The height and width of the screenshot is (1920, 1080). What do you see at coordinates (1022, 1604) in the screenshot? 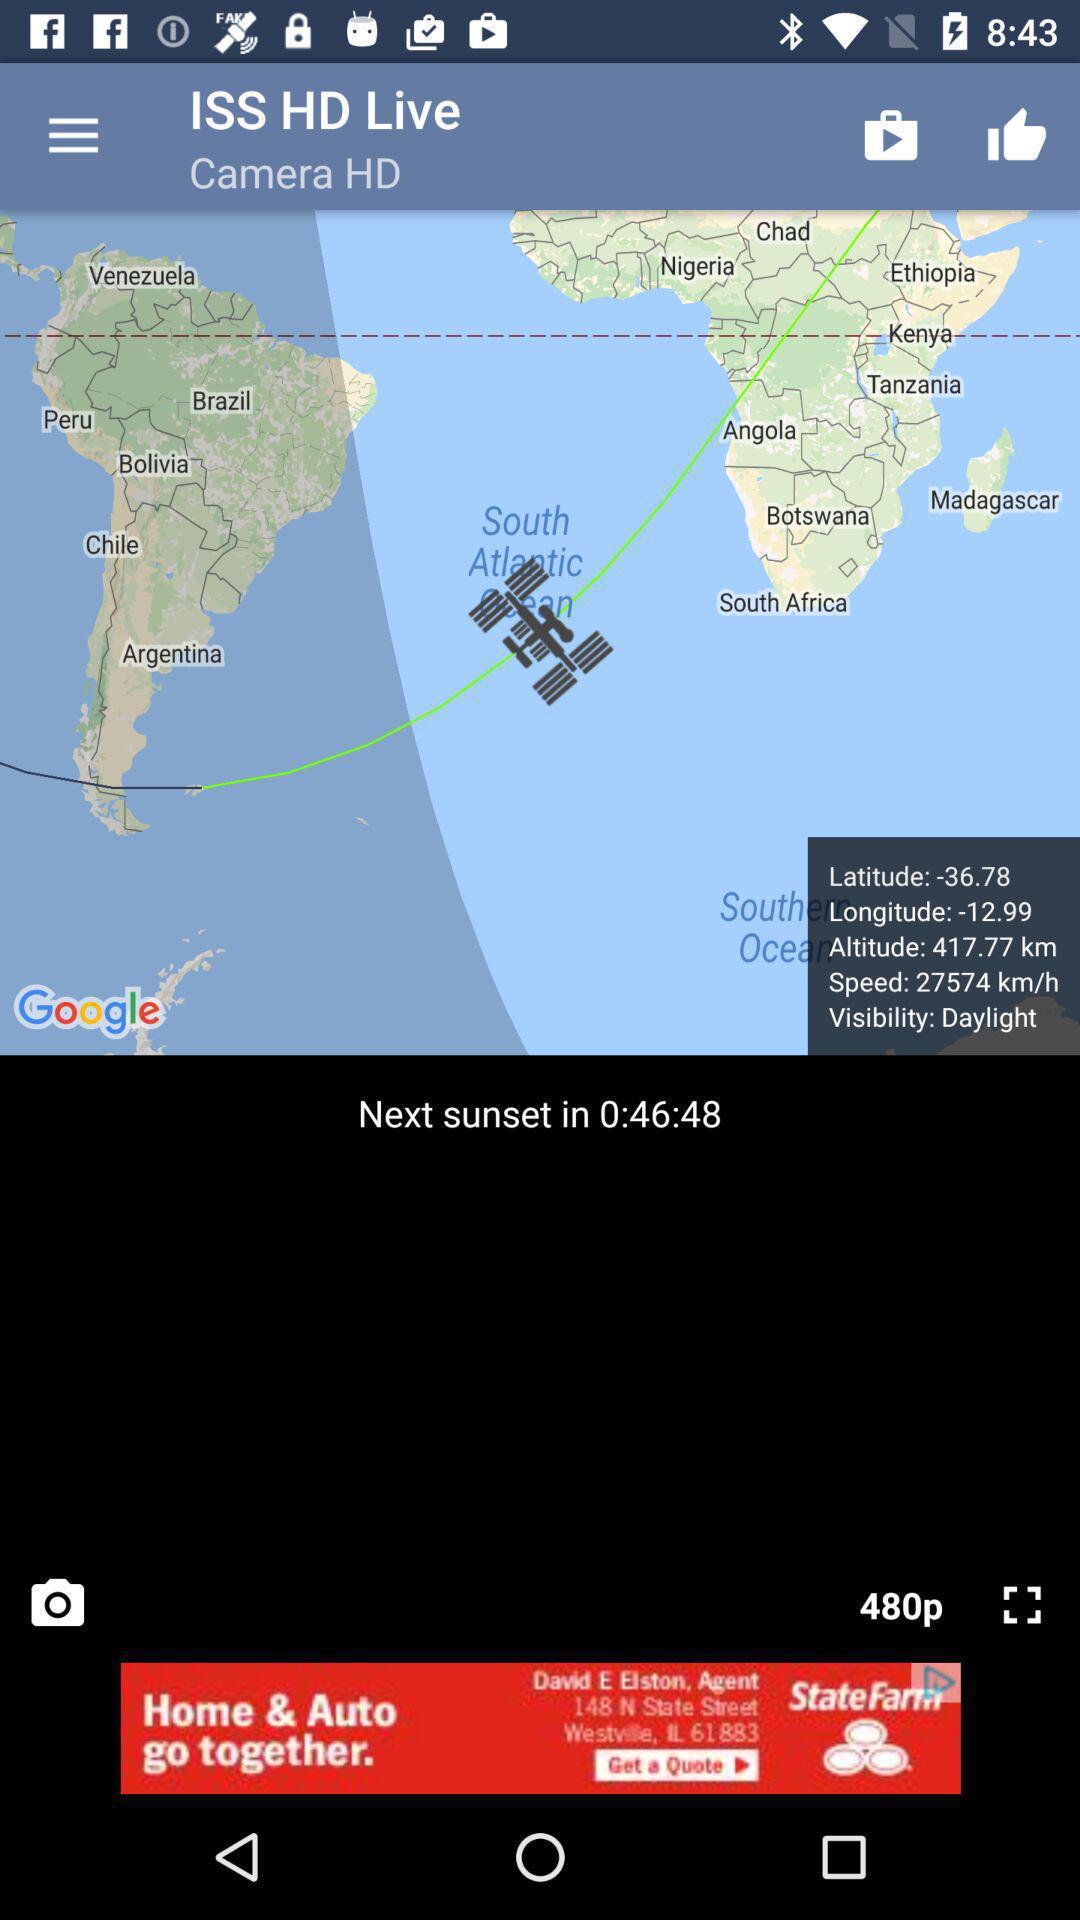
I see `the fullscreen icon` at bounding box center [1022, 1604].